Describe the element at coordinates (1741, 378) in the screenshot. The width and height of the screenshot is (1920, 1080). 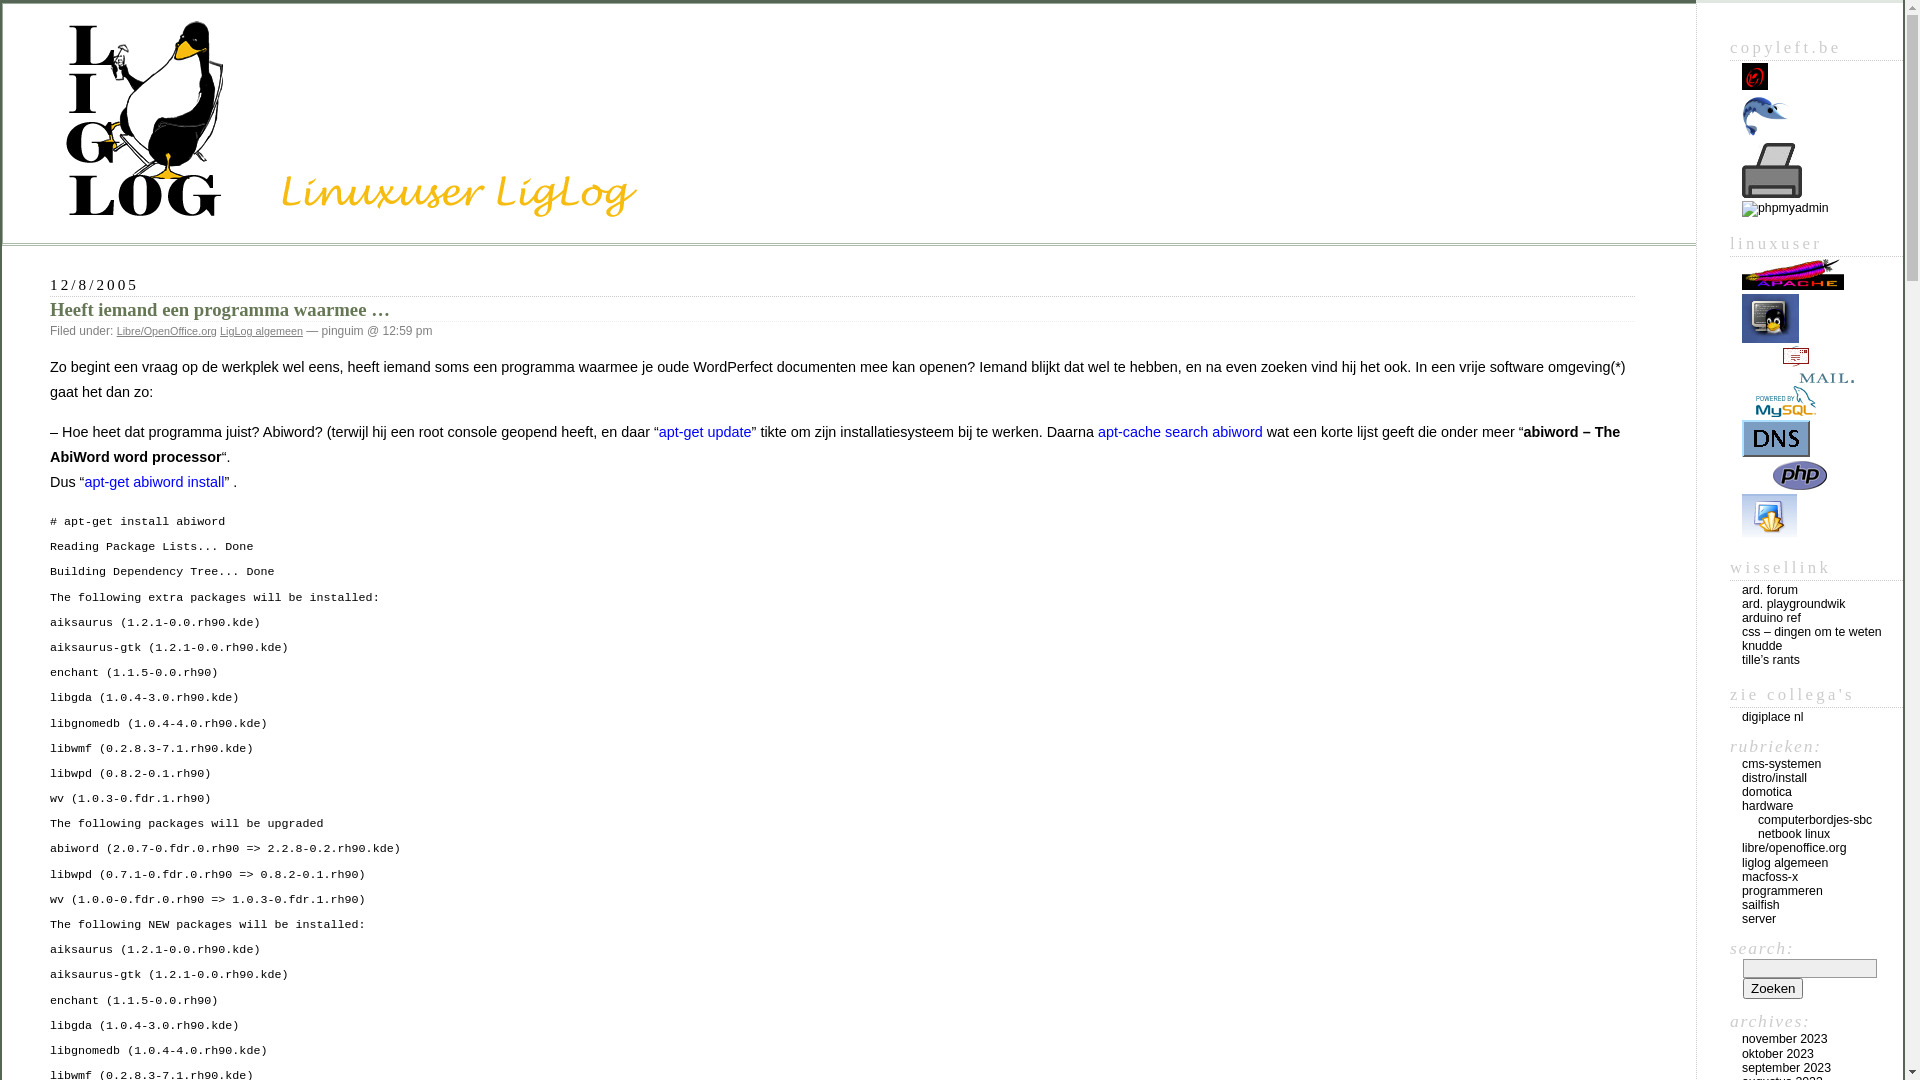
I see `'mailserver'` at that location.